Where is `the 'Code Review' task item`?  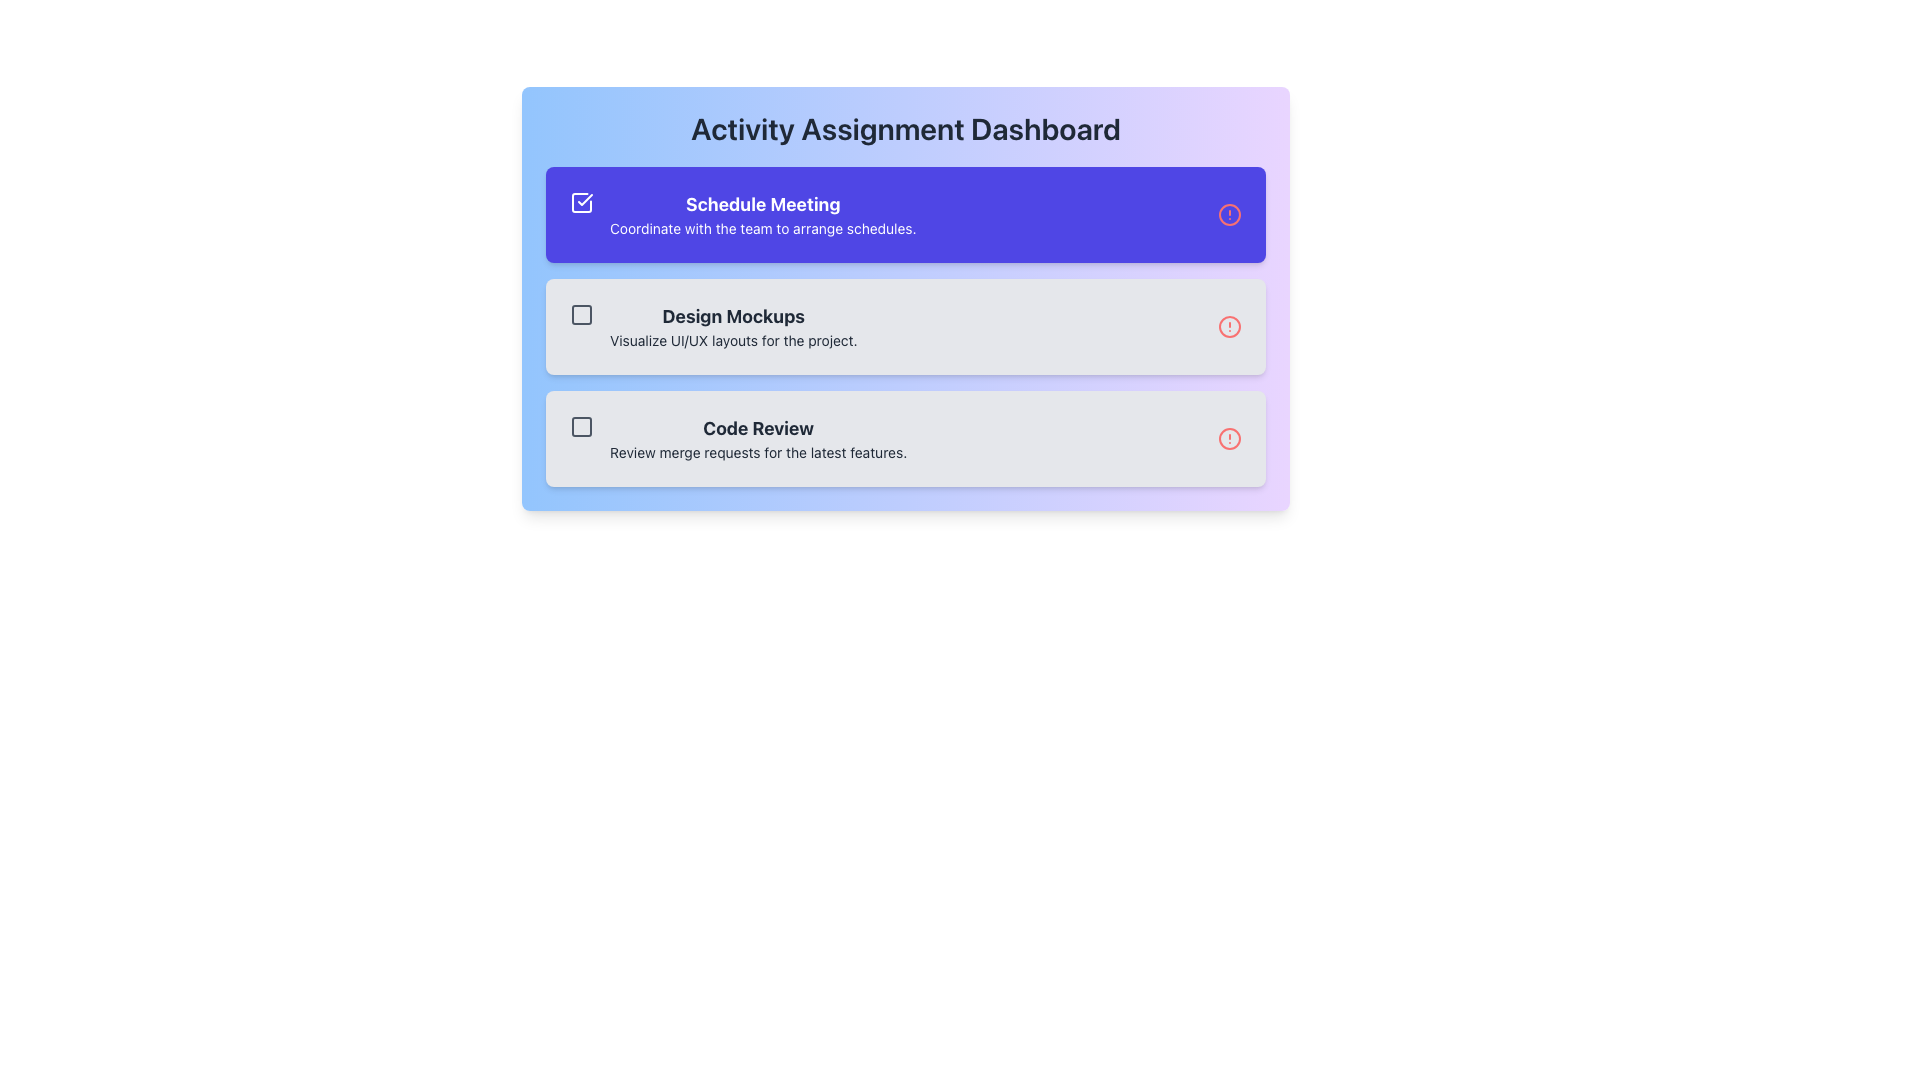 the 'Code Review' task item is located at coordinates (757, 438).